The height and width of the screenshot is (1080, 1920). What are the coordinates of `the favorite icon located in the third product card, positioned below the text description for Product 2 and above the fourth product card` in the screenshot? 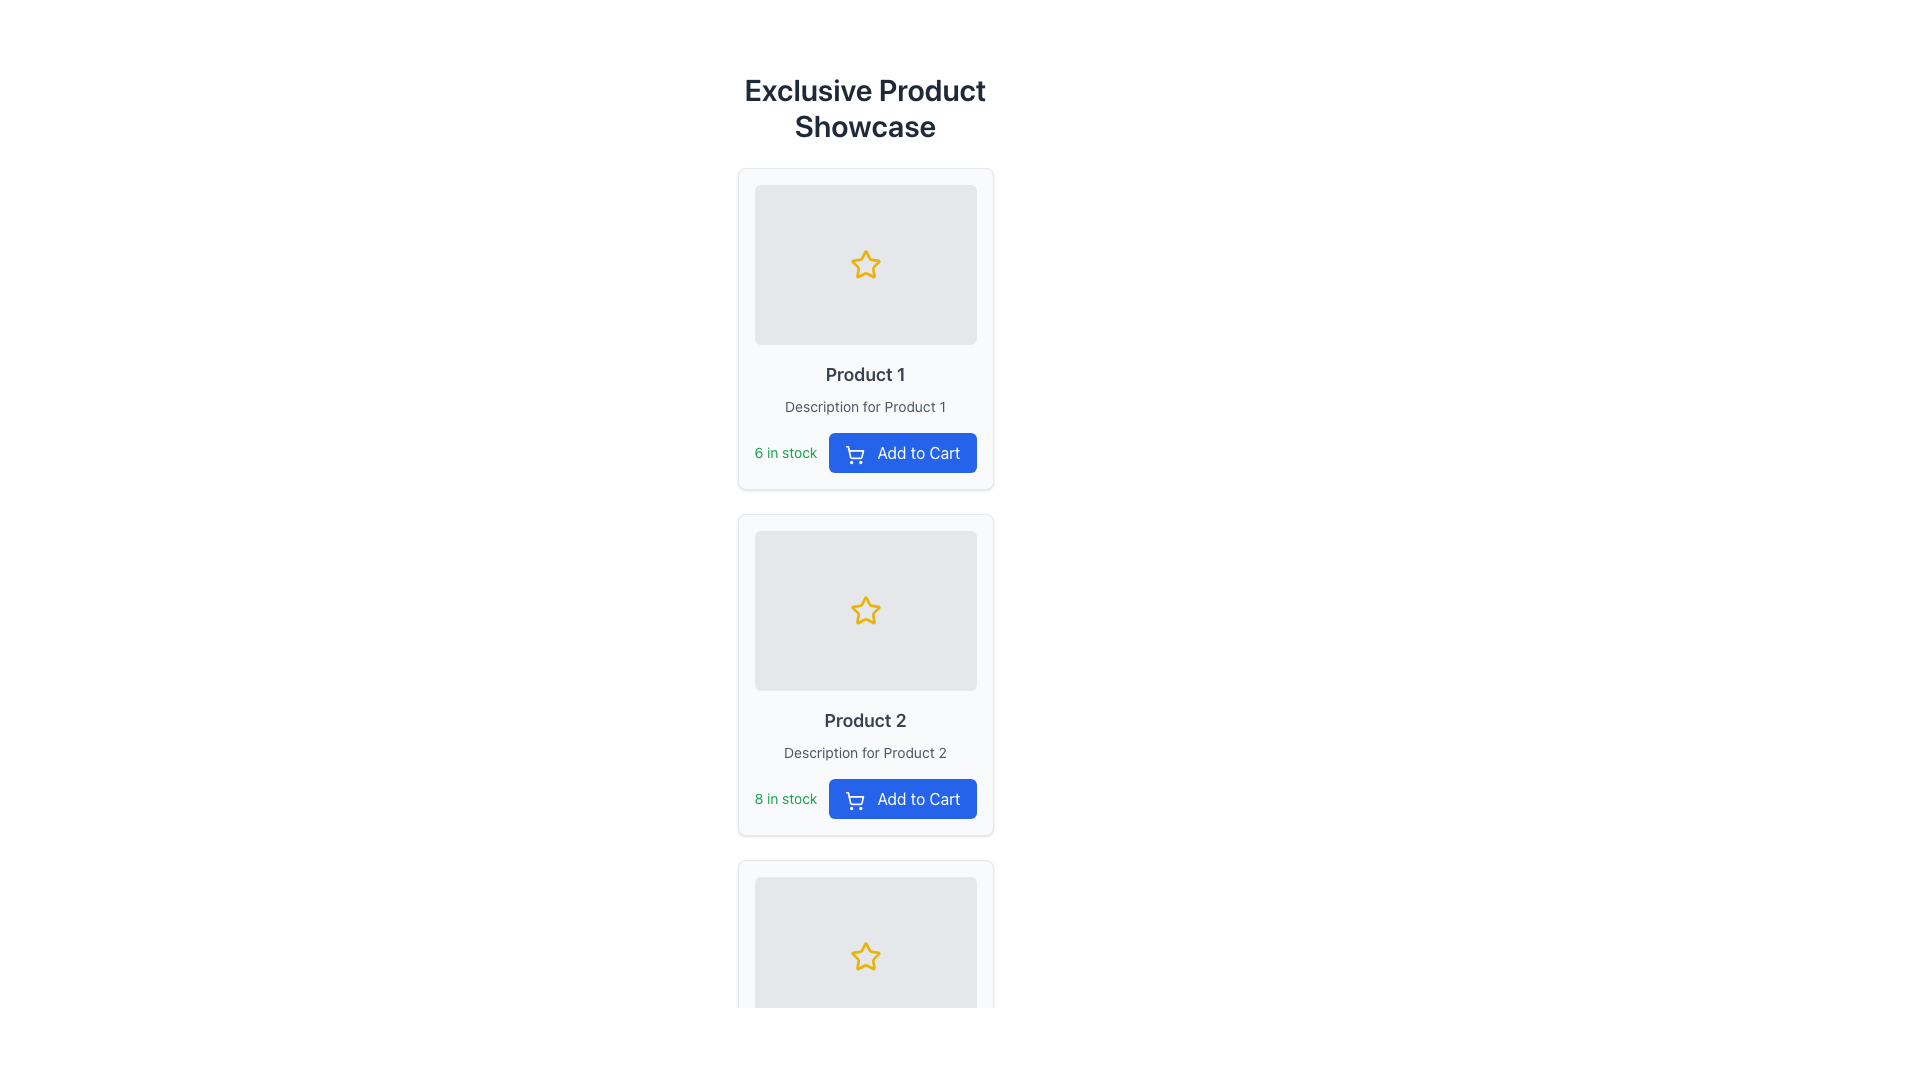 It's located at (864, 955).